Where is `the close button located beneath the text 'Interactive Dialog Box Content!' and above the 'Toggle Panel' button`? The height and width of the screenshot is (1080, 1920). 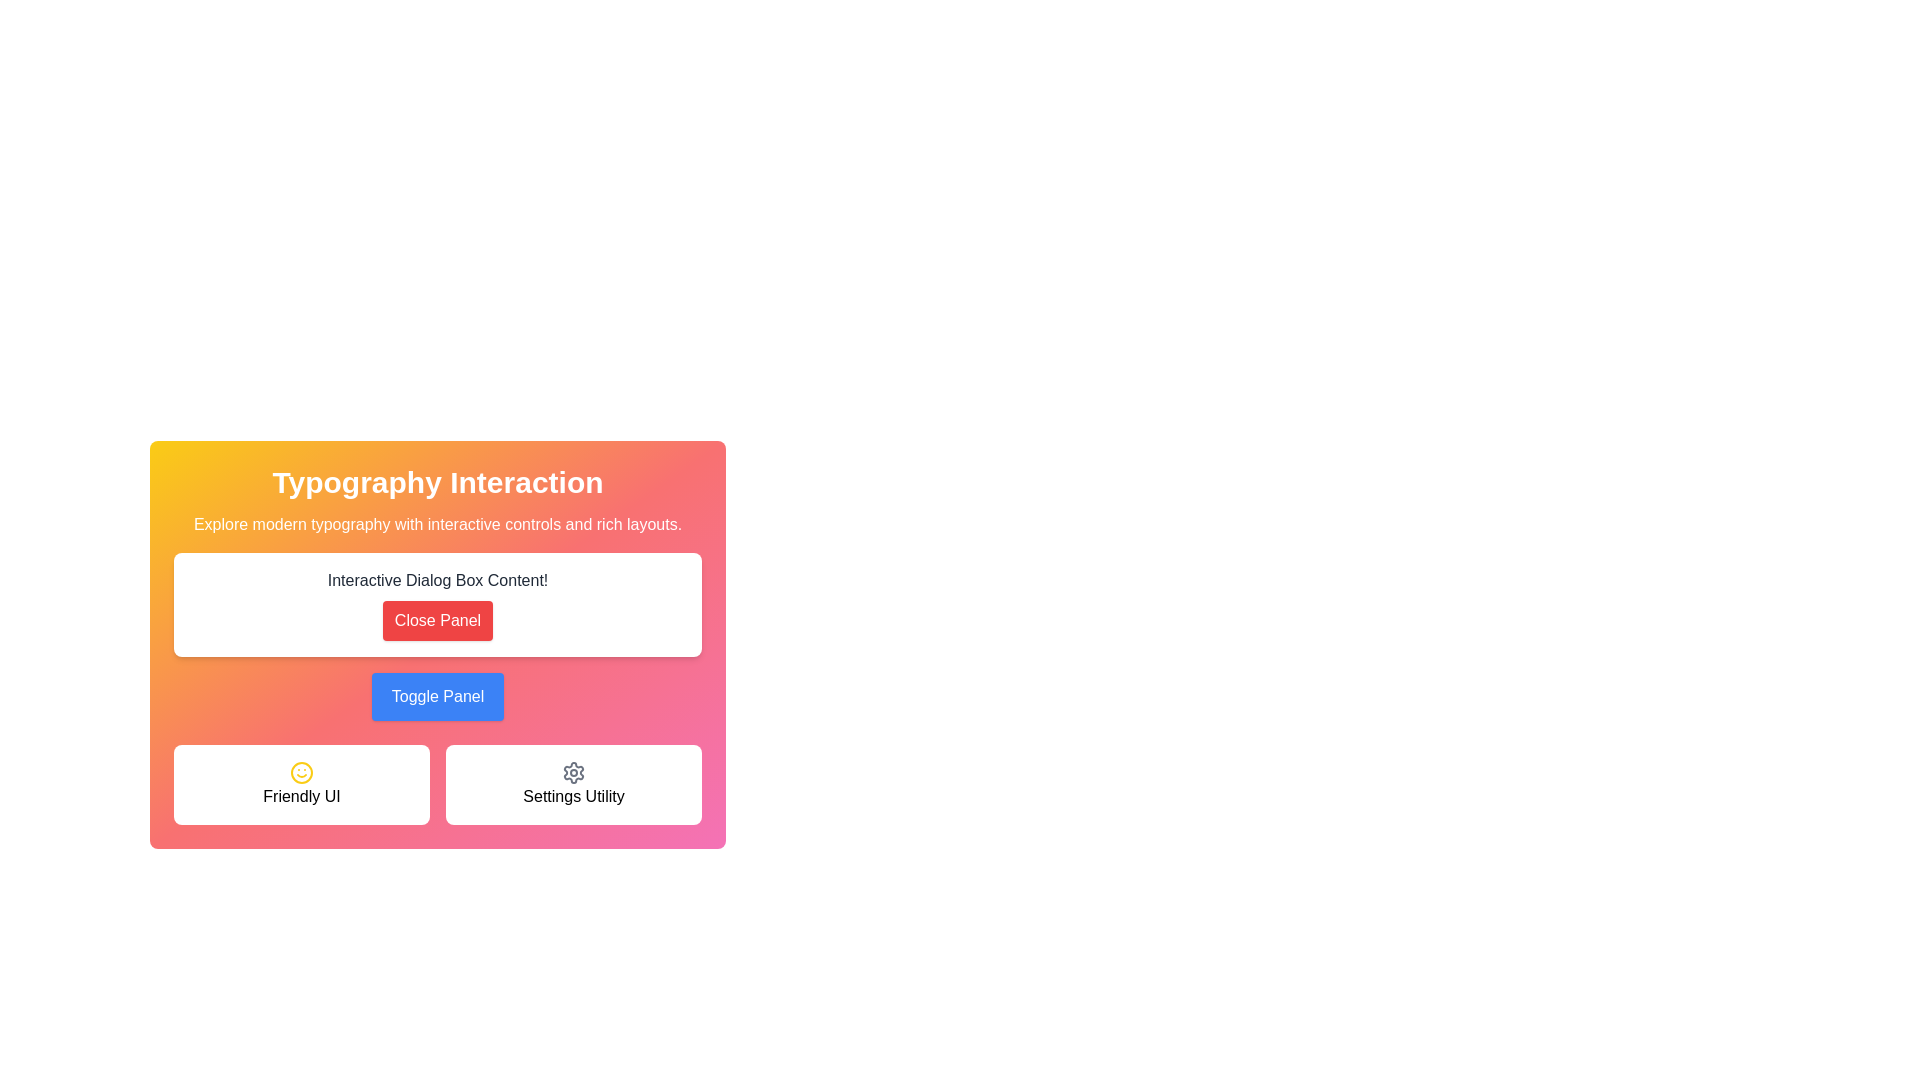 the close button located beneath the text 'Interactive Dialog Box Content!' and above the 'Toggle Panel' button is located at coordinates (436, 644).